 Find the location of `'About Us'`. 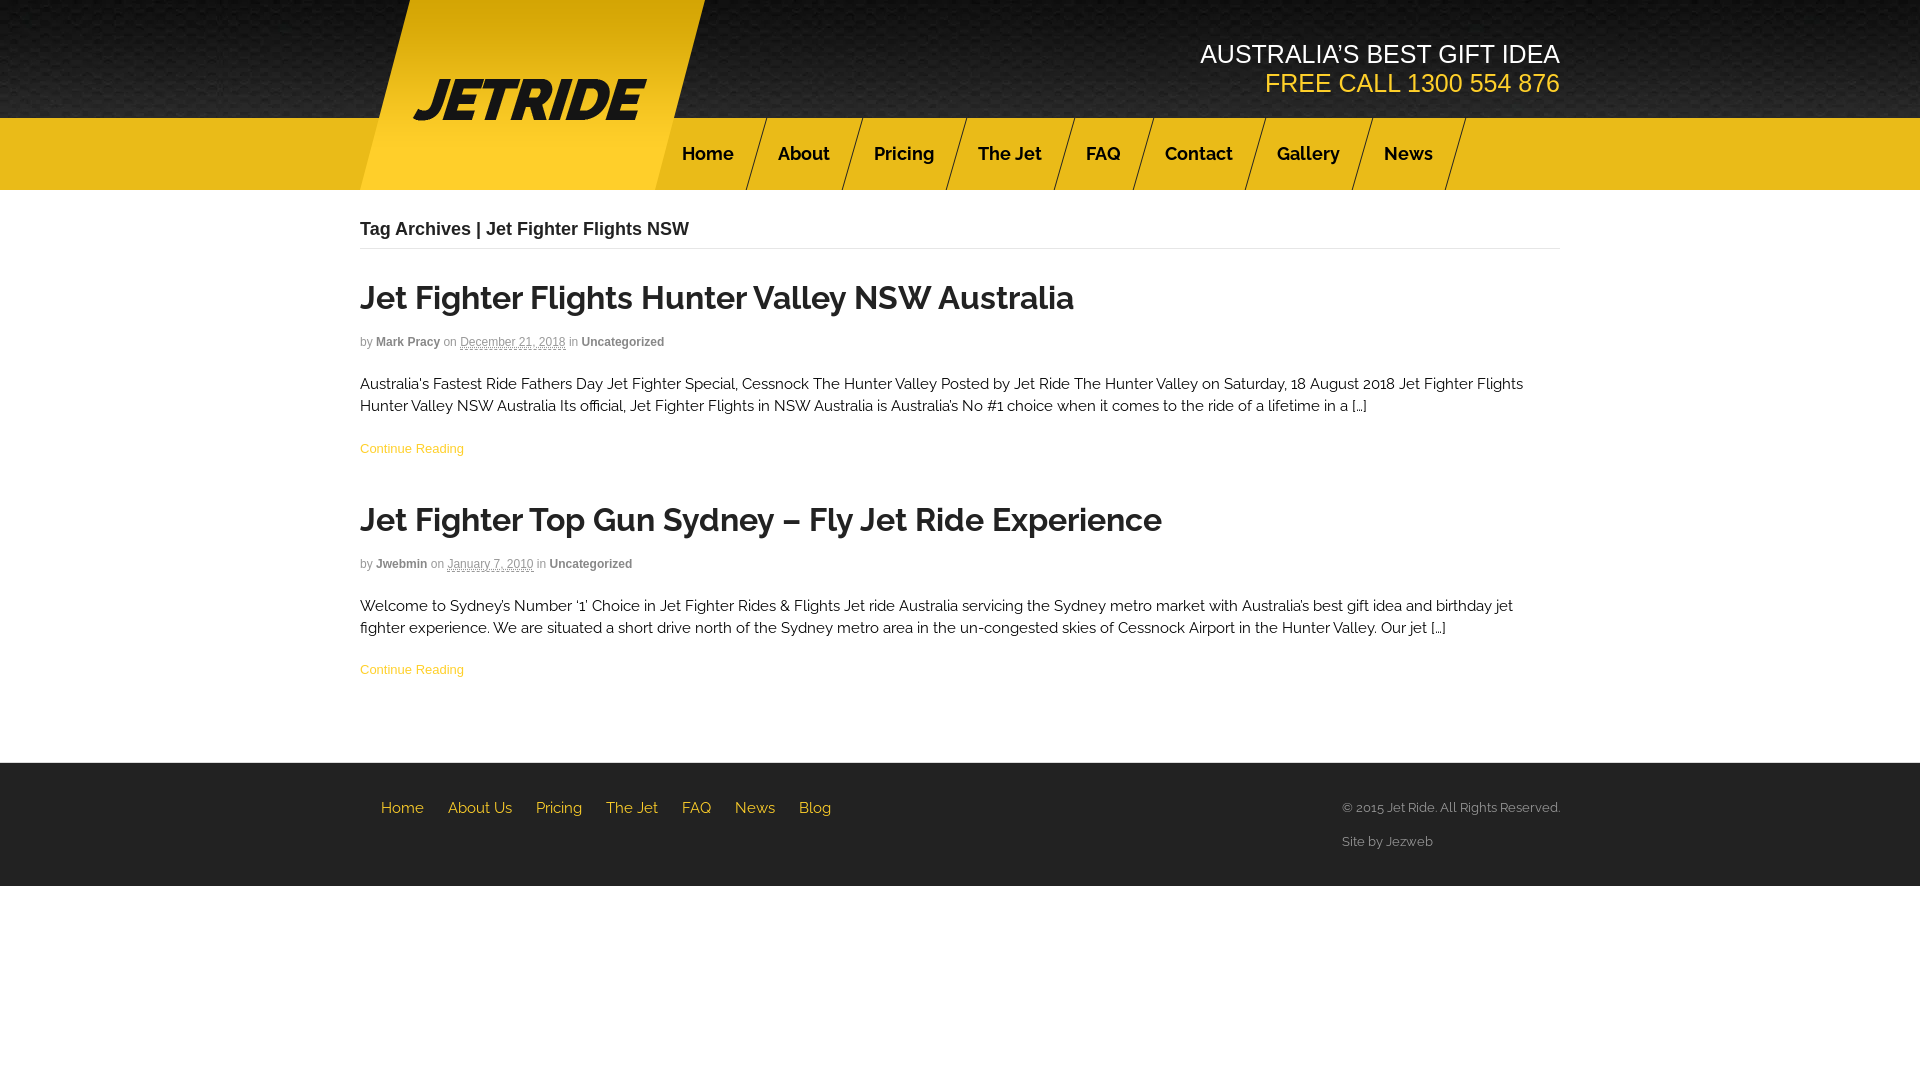

'About Us' is located at coordinates (480, 806).